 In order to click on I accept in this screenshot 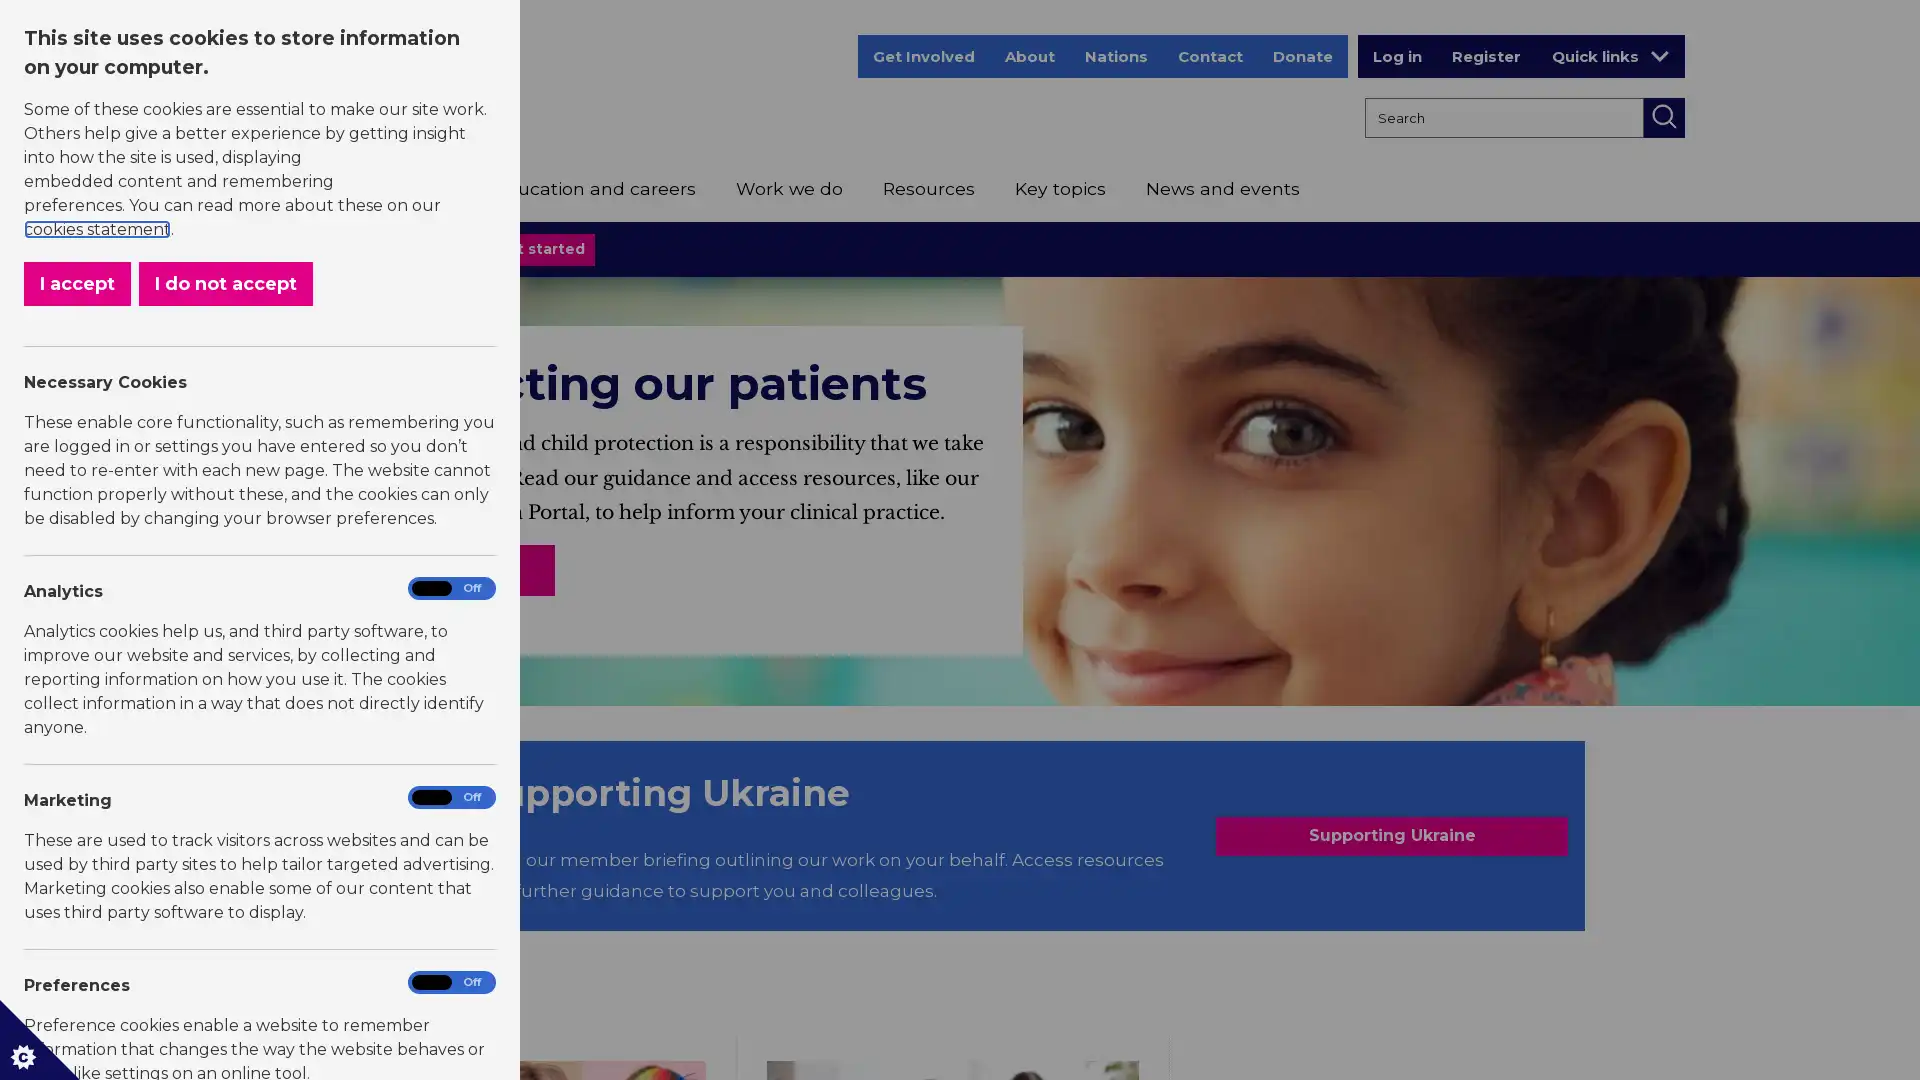, I will do `click(77, 282)`.